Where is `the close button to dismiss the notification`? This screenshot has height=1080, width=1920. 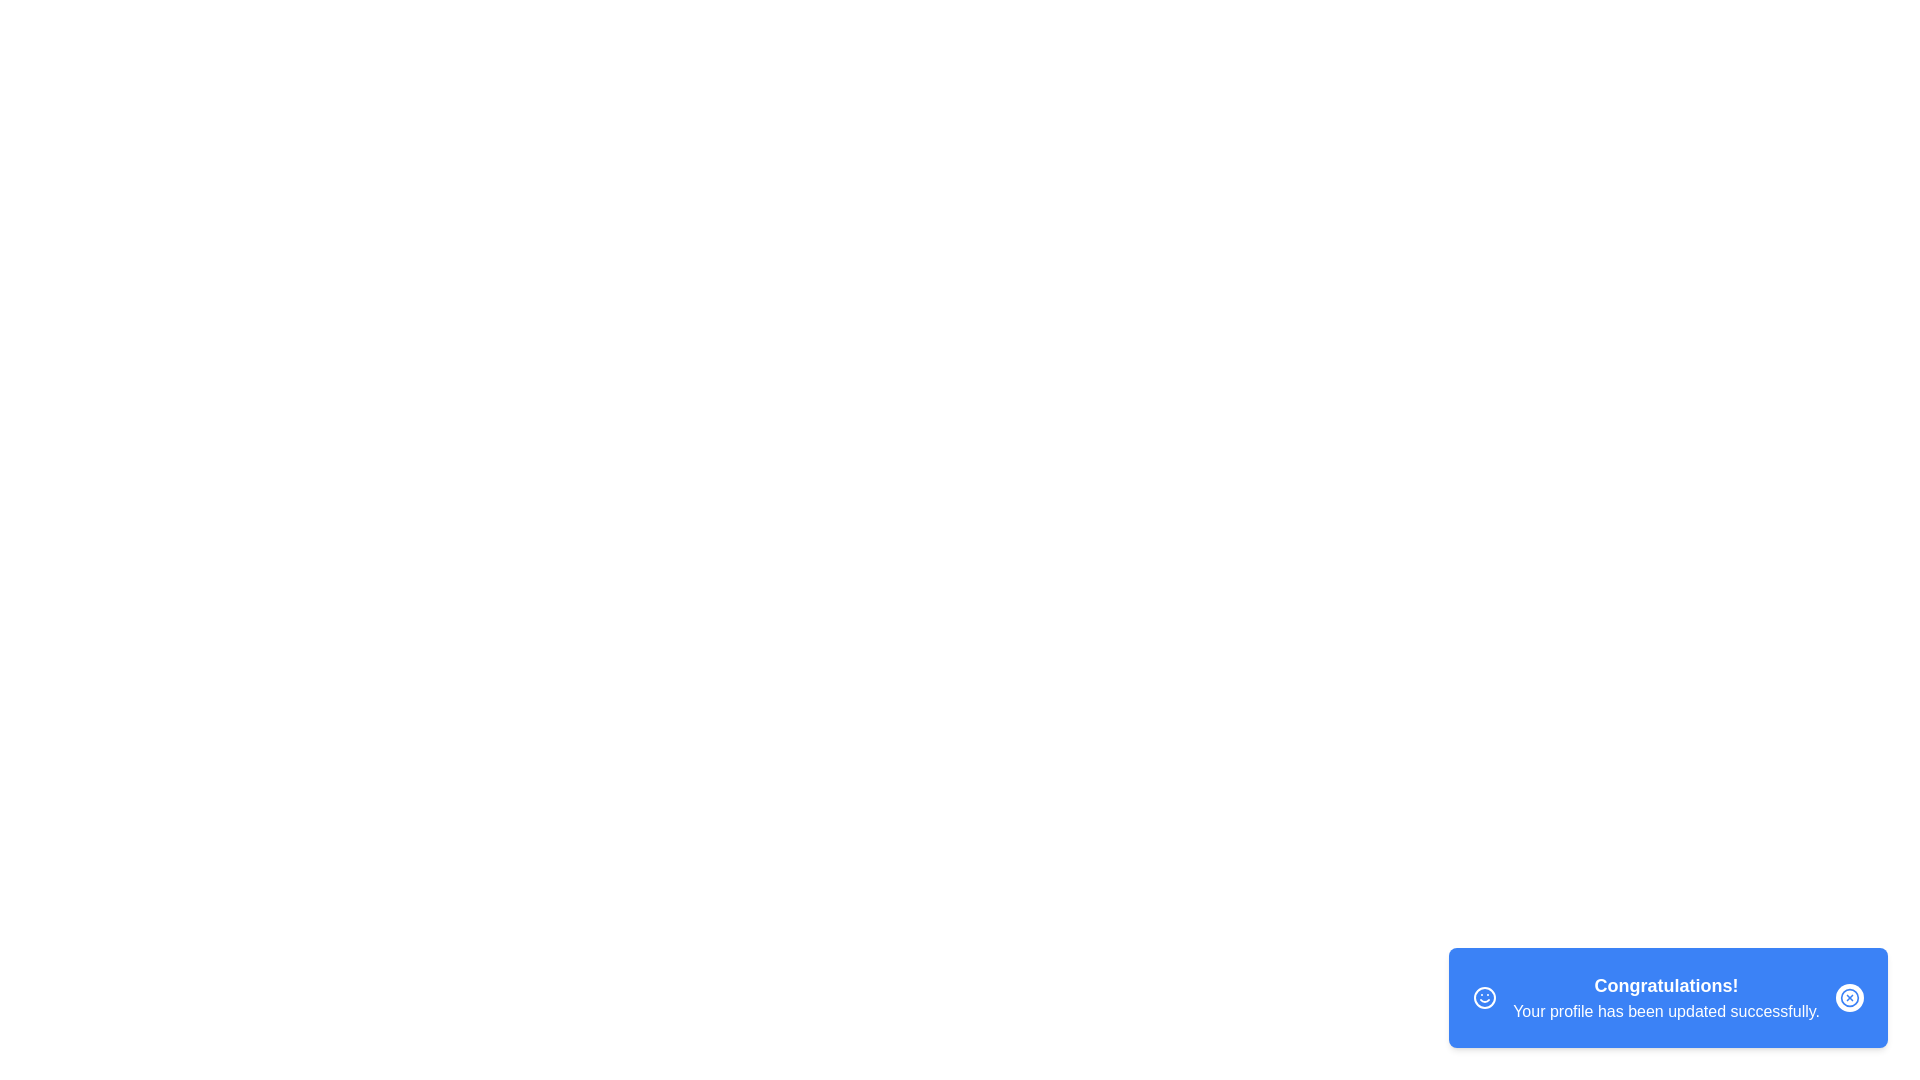 the close button to dismiss the notification is located at coordinates (1848, 998).